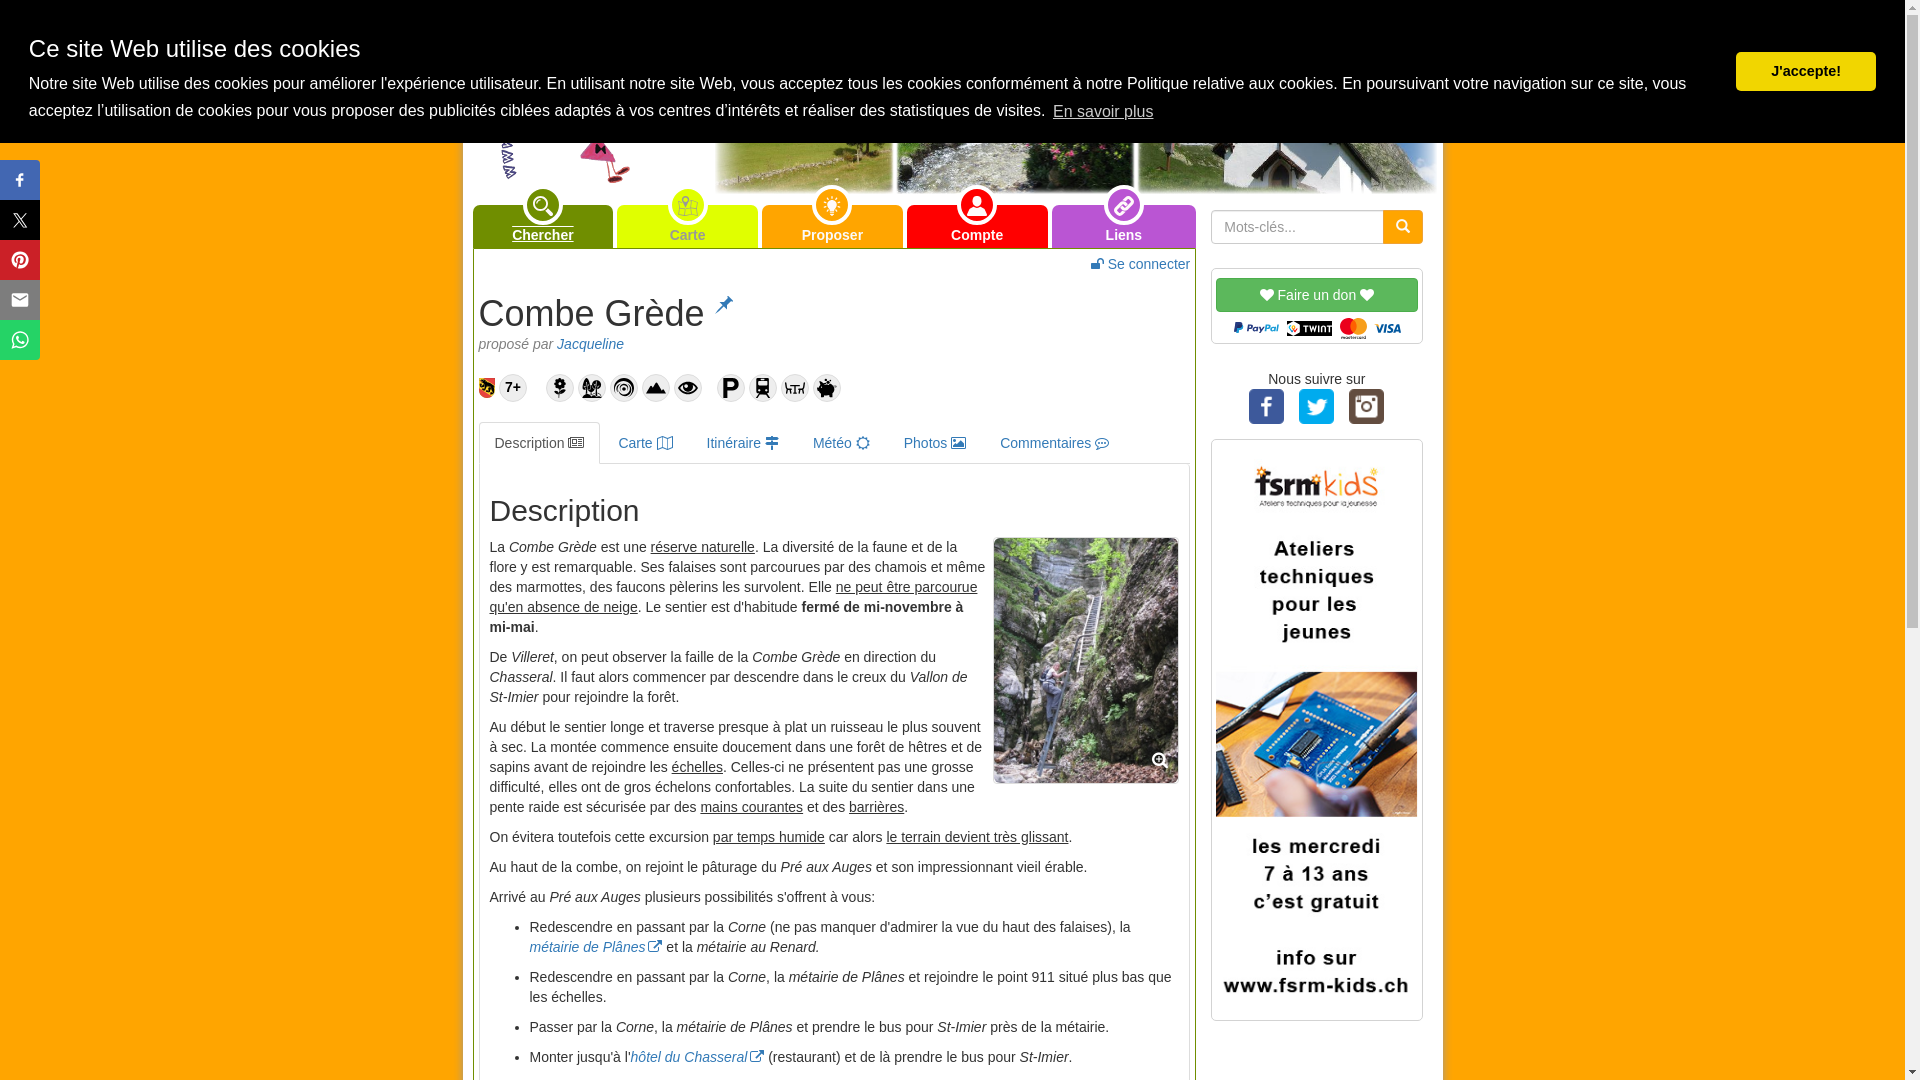  I want to click on 'Faire un don', so click(1316, 308).